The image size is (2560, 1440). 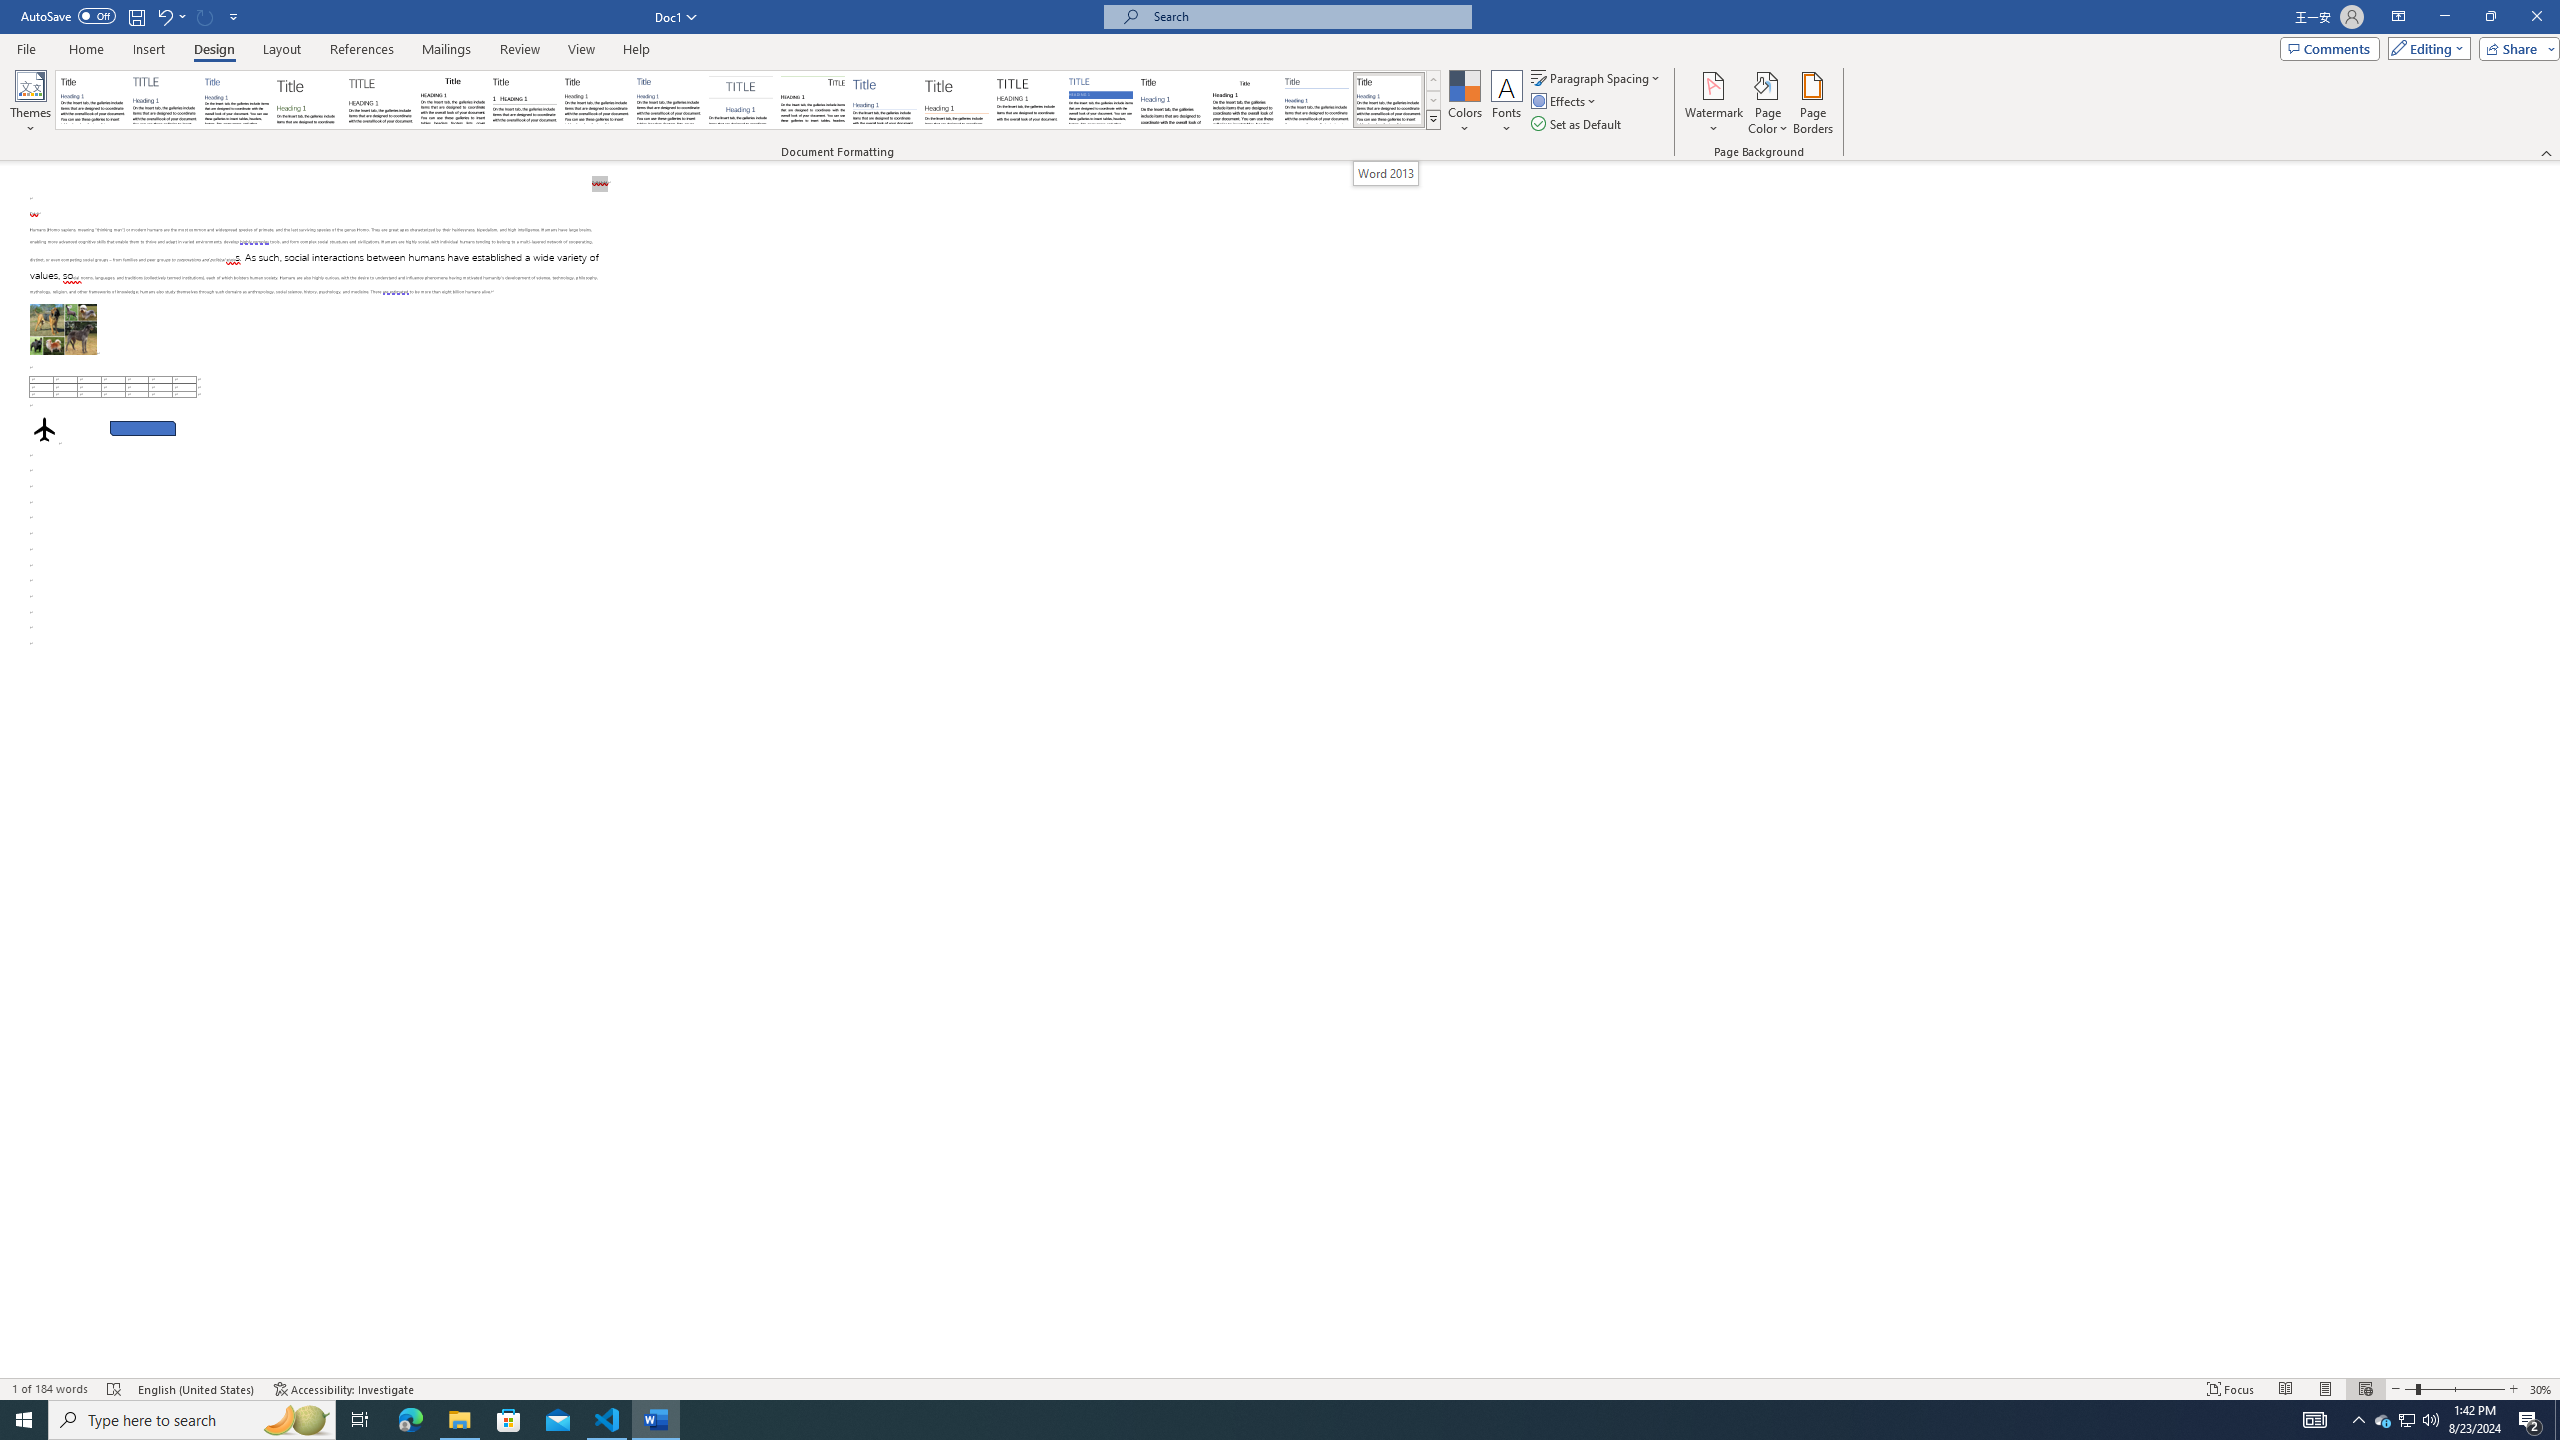 I want to click on 'Can', so click(x=205, y=15).